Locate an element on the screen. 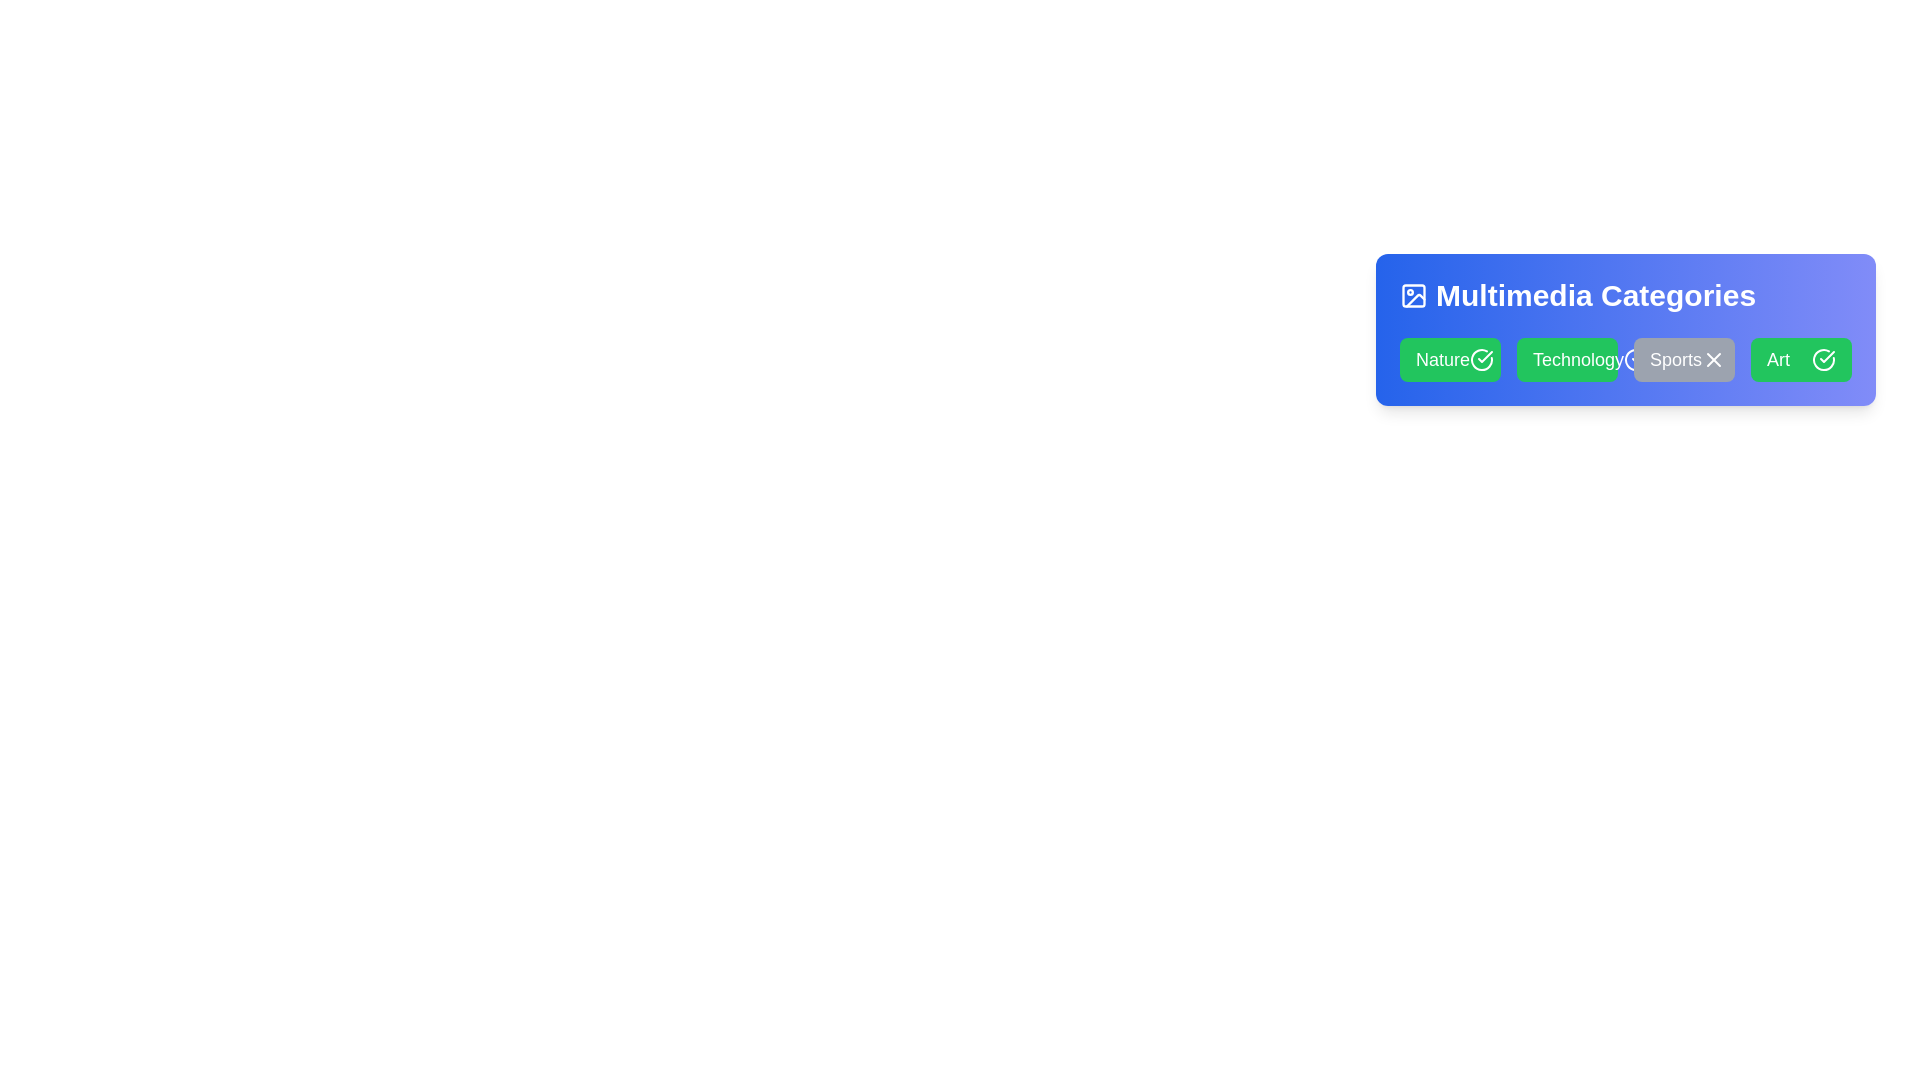  the 'Nature' button, which is a green rectangular button with rounded corners and displays the text 'Nature' in white, located in the 'Multimedia Categories' section is located at coordinates (1450, 358).